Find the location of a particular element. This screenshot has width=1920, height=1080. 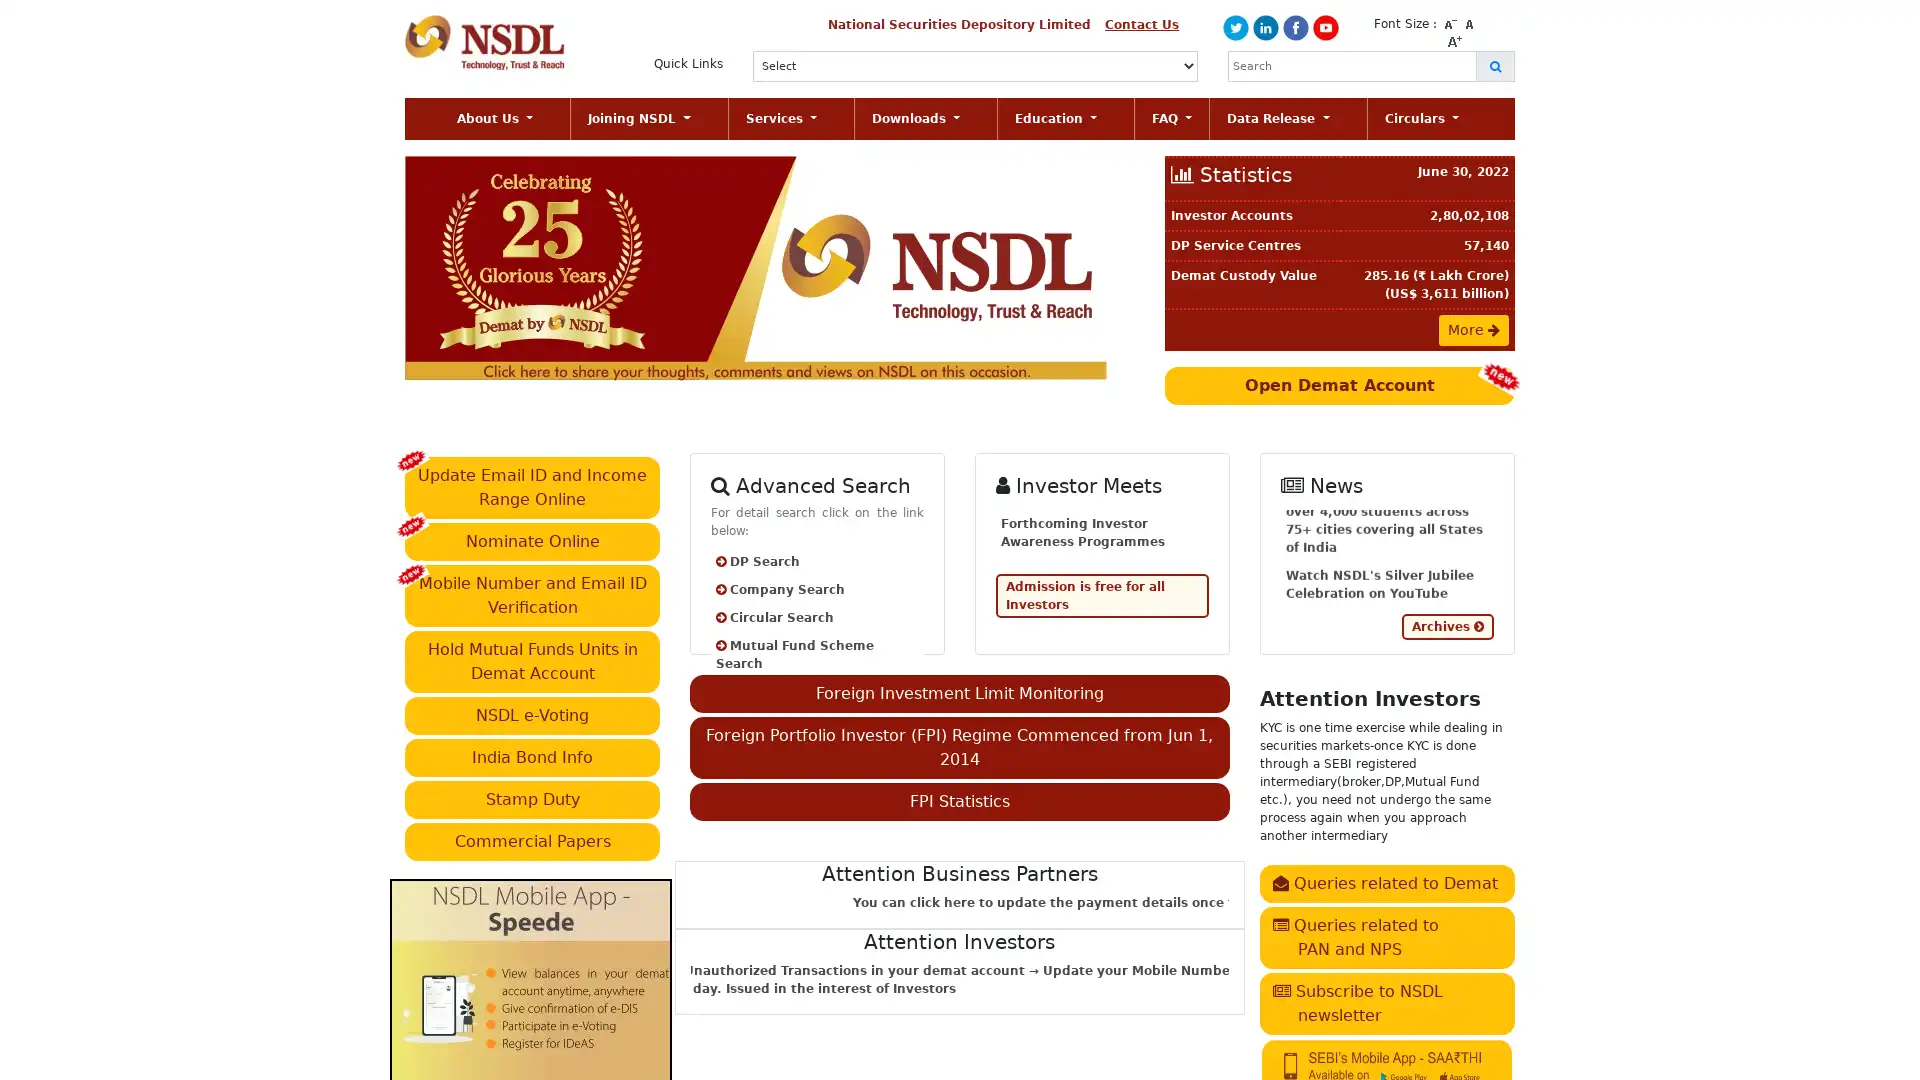

Stamp Duty is located at coordinates (532, 797).